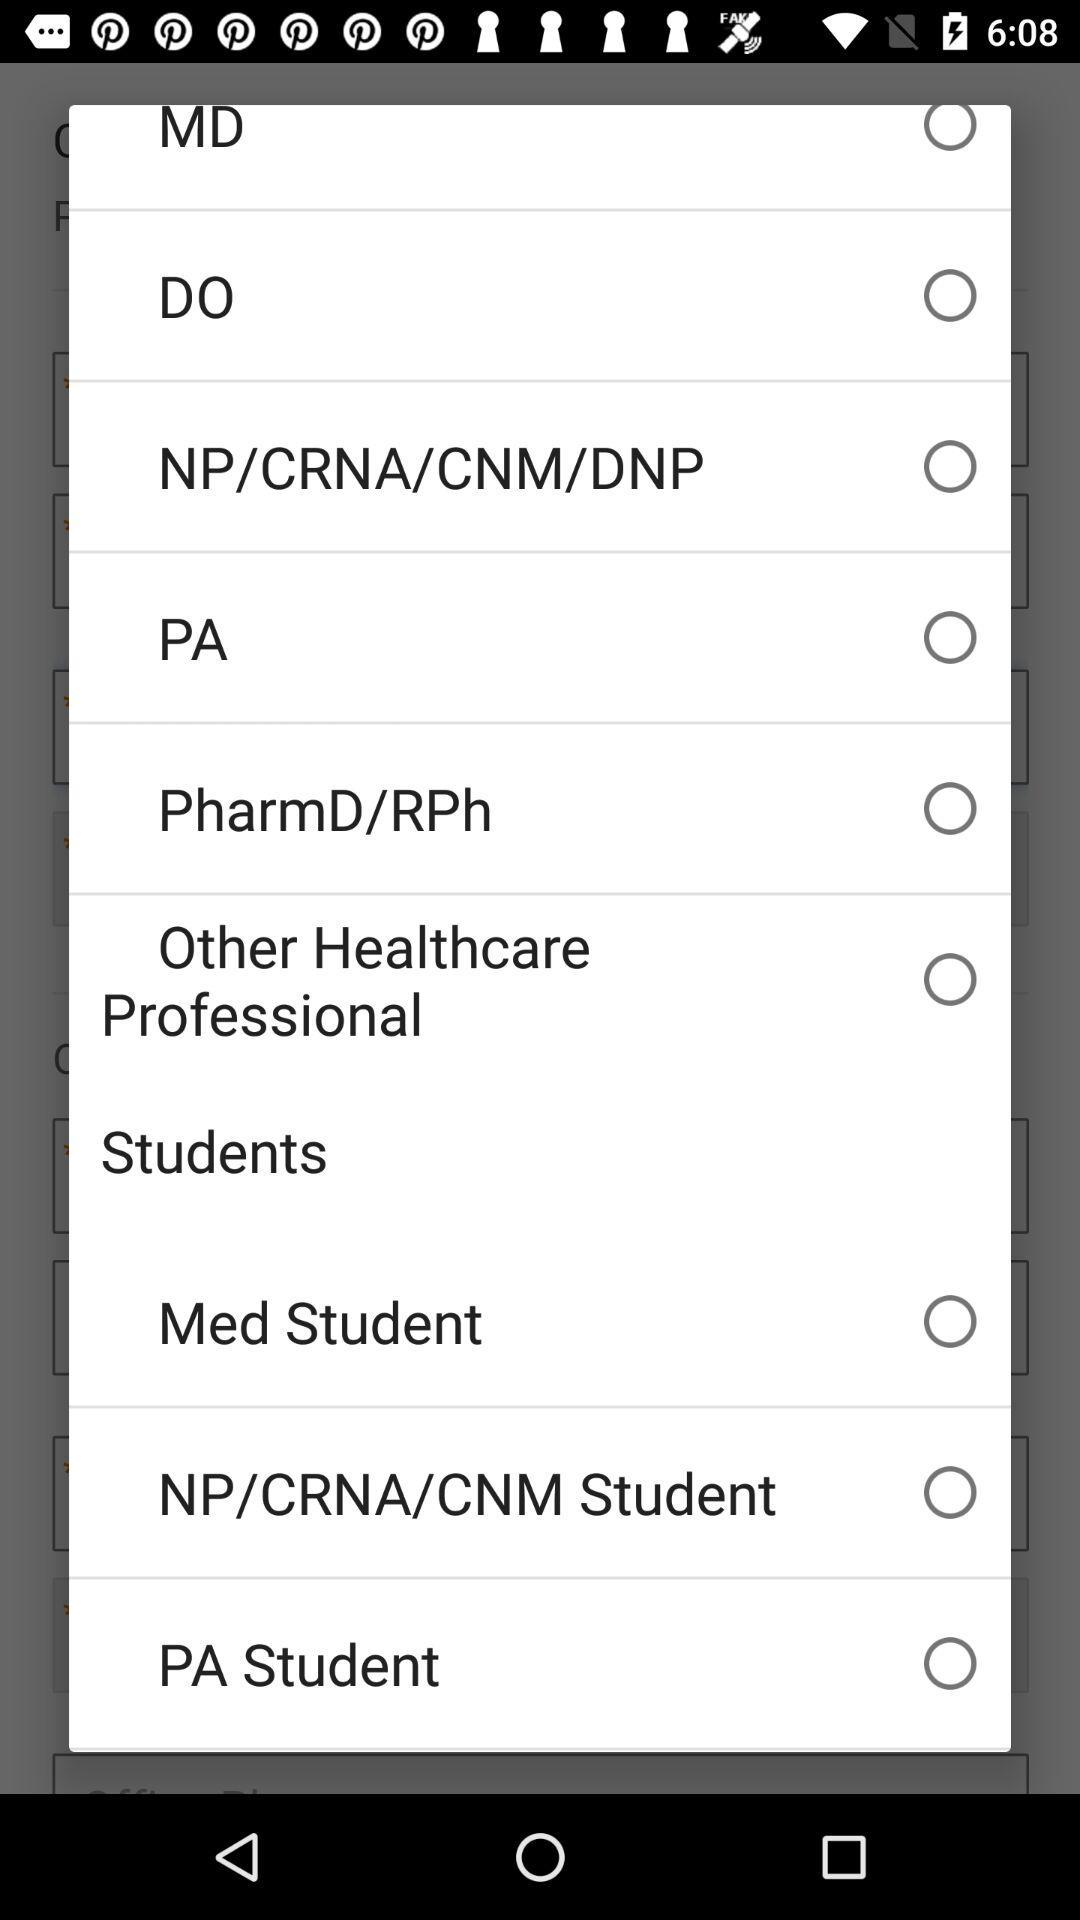 The image size is (1080, 1920). Describe the element at coordinates (540, 979) in the screenshot. I see `icon above students icon` at that location.